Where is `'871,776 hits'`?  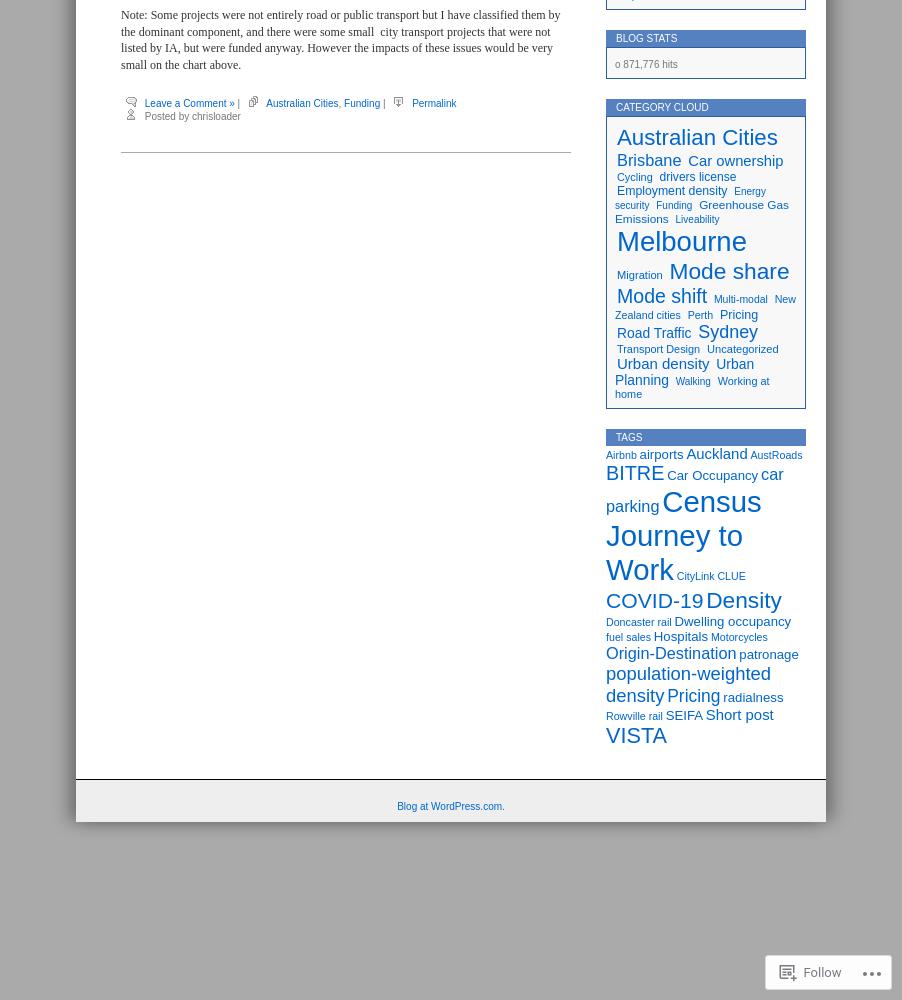 '871,776 hits' is located at coordinates (648, 63).